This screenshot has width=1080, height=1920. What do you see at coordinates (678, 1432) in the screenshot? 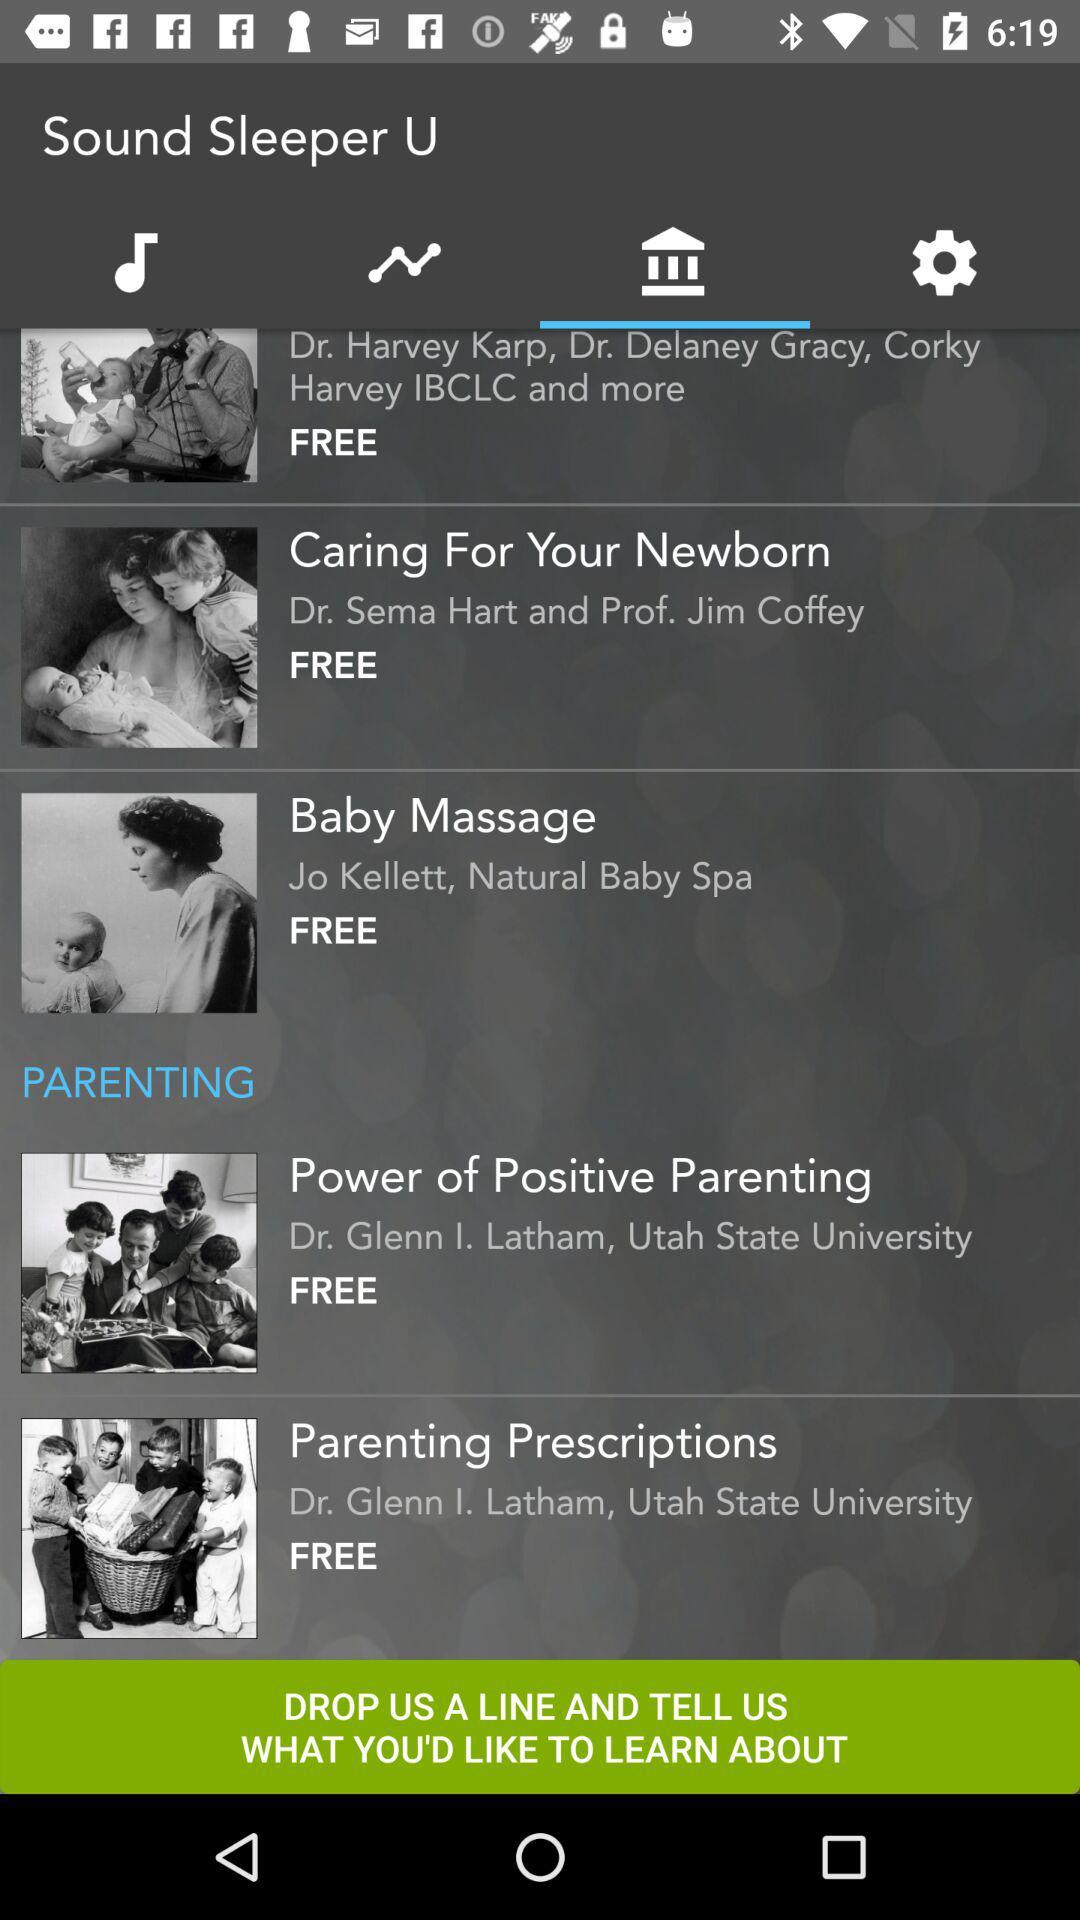
I see `item below free item` at bounding box center [678, 1432].